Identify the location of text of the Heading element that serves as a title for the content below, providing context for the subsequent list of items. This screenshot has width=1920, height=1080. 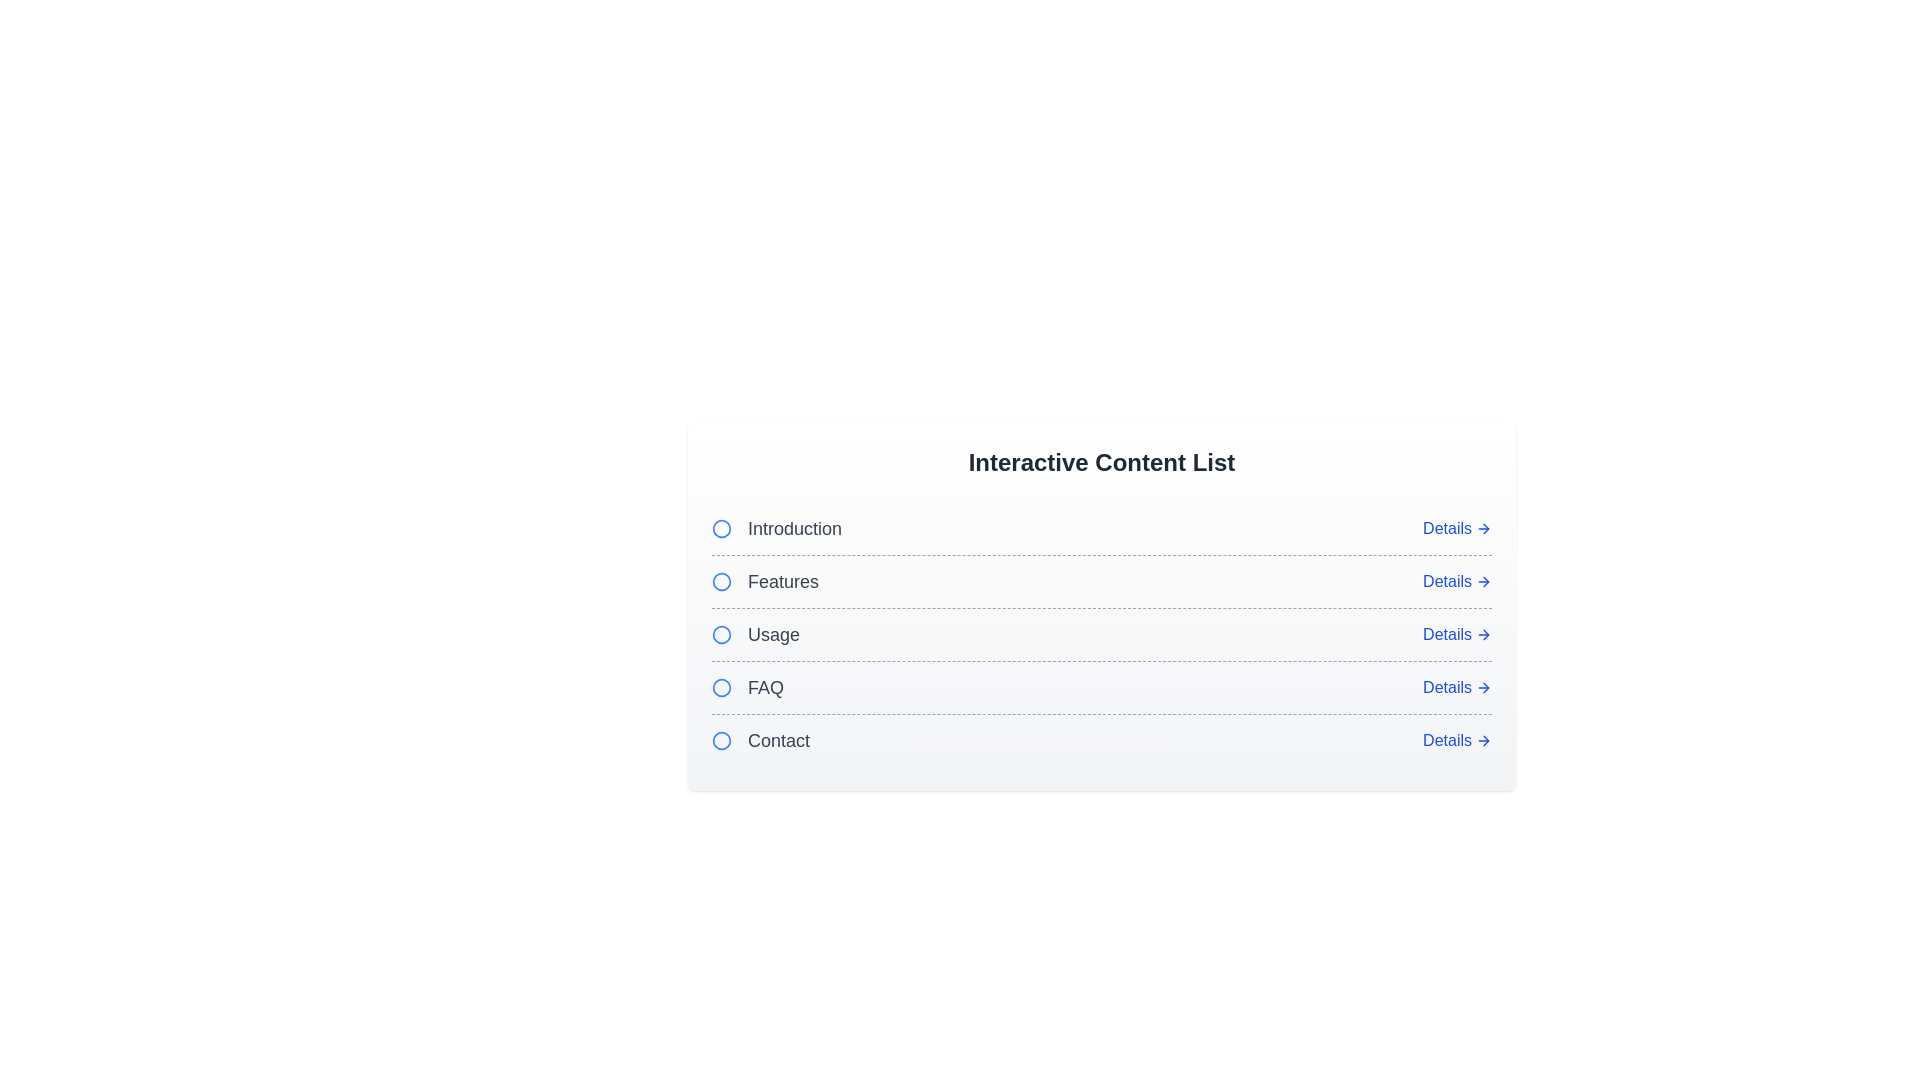
(1101, 462).